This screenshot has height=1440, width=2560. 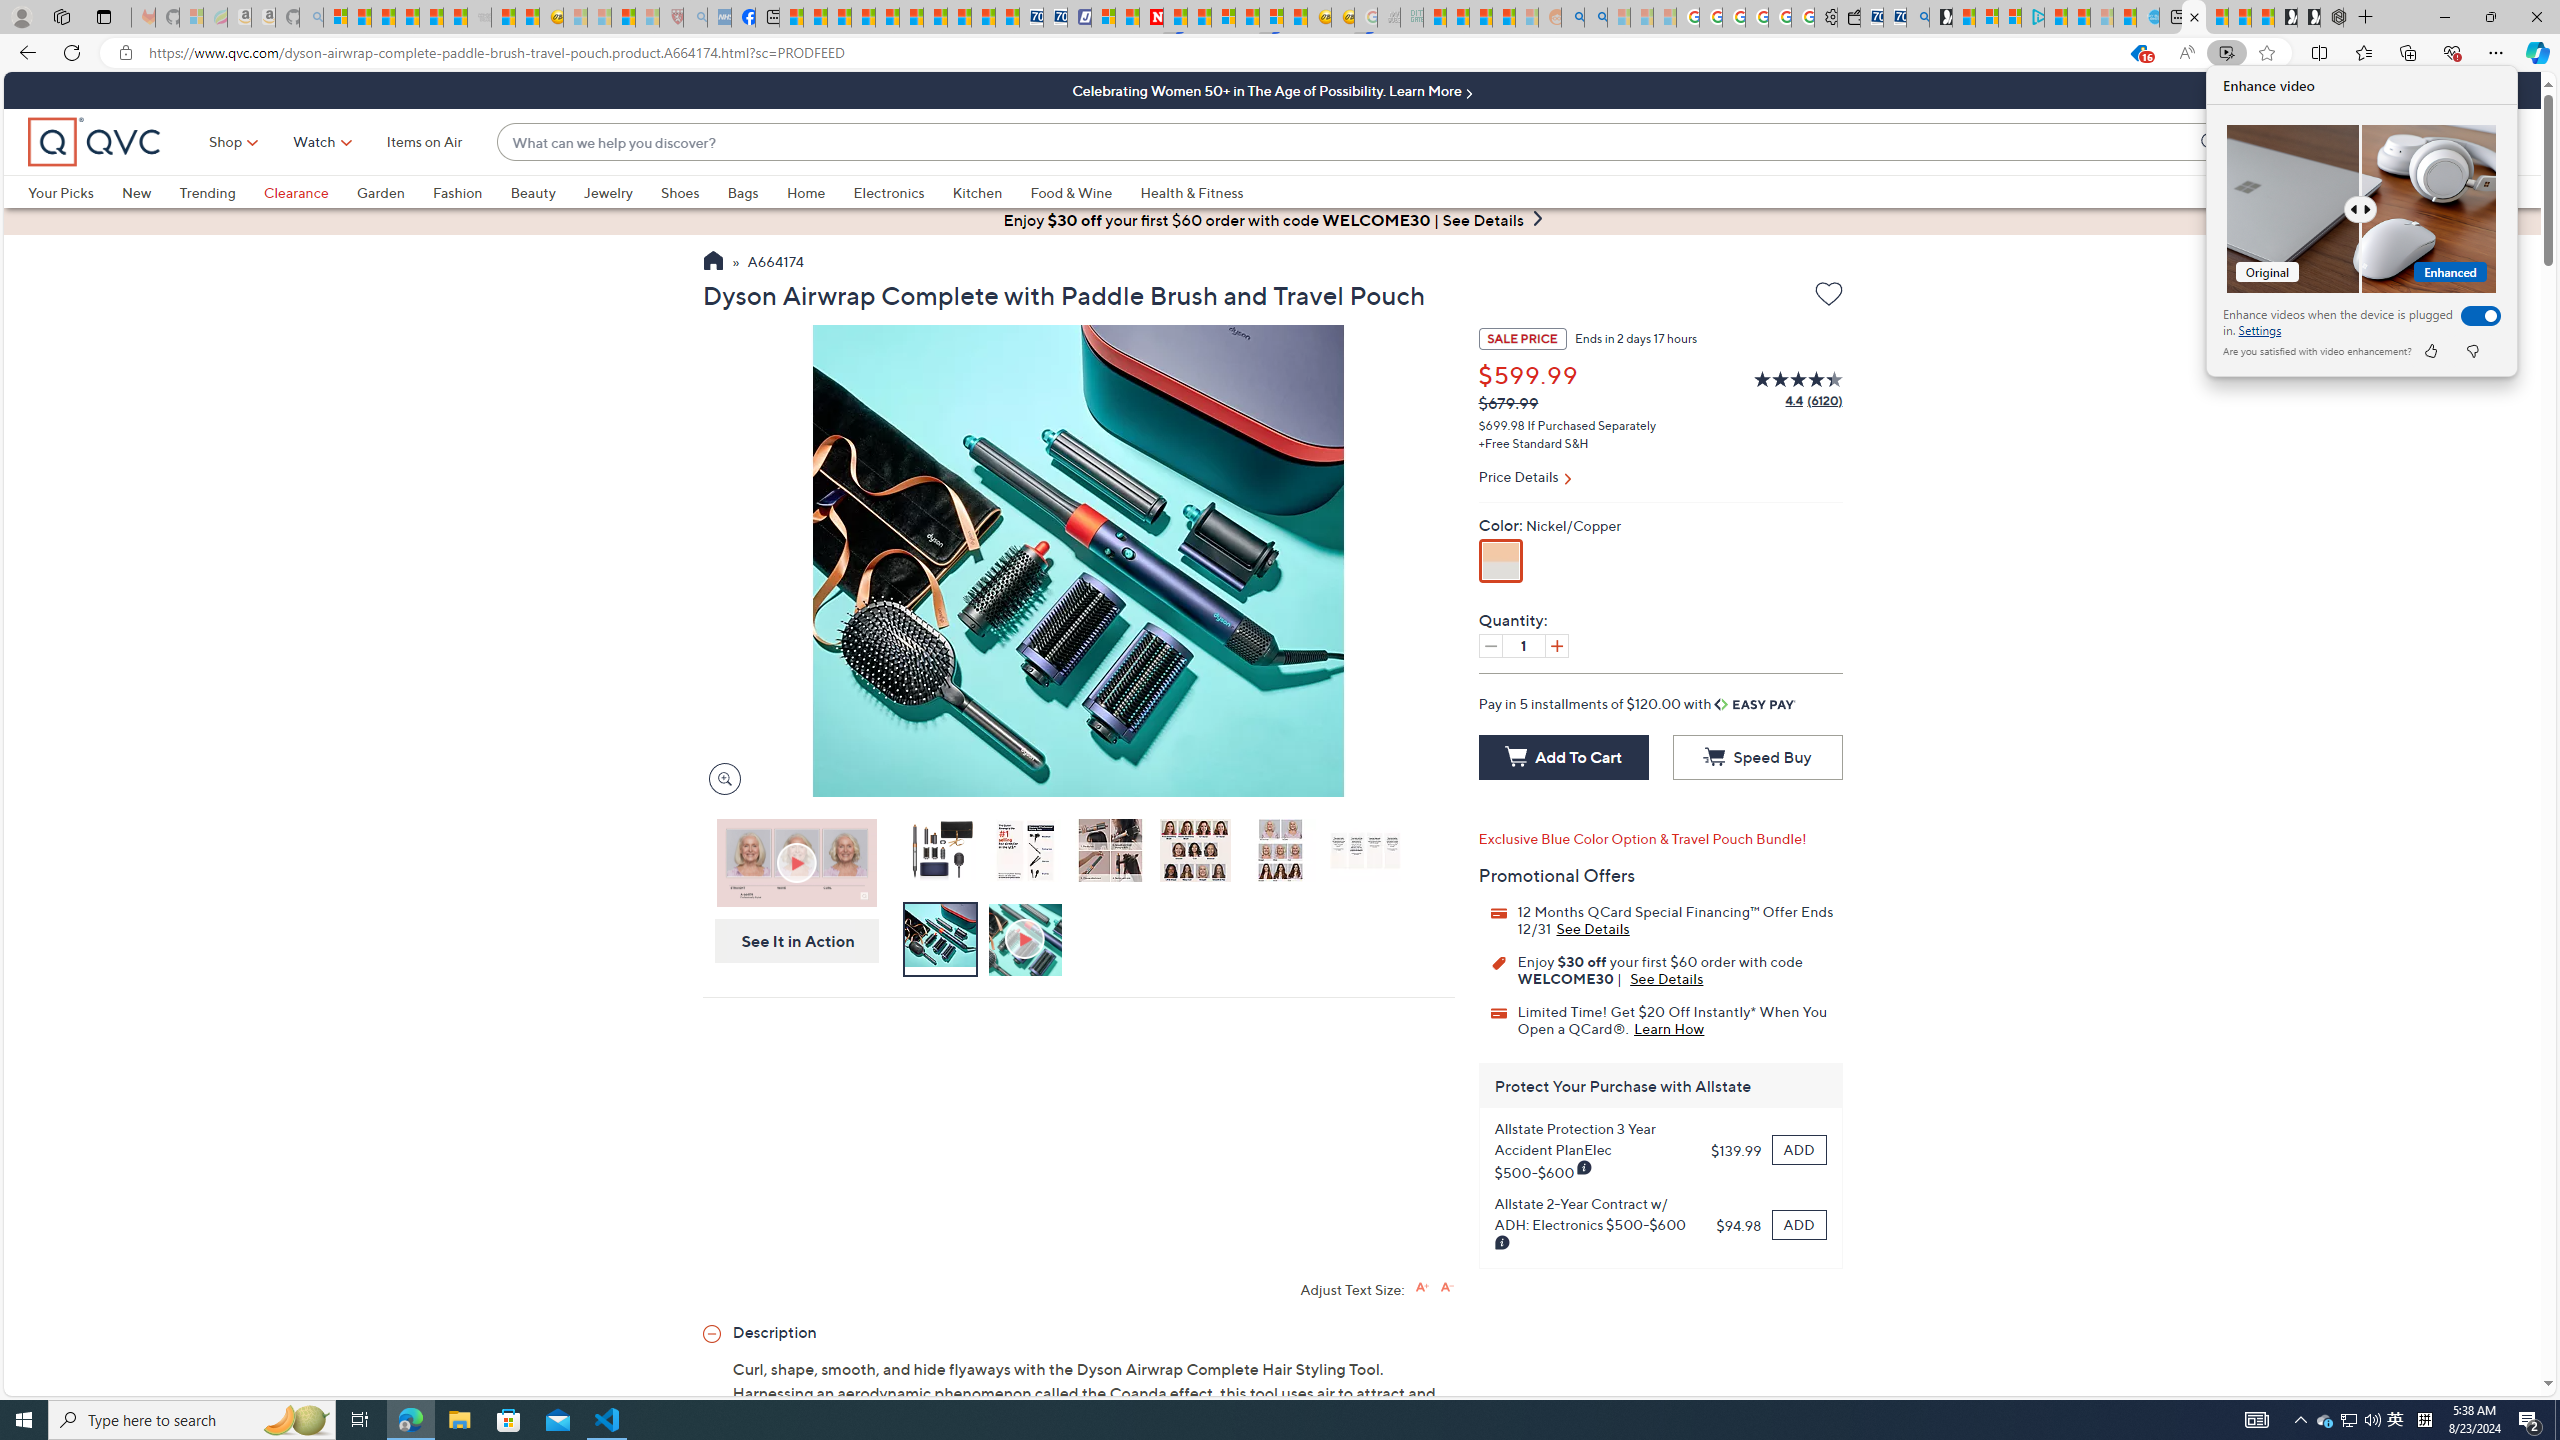 What do you see at coordinates (607, 191) in the screenshot?
I see `'Jewelry'` at bounding box center [607, 191].